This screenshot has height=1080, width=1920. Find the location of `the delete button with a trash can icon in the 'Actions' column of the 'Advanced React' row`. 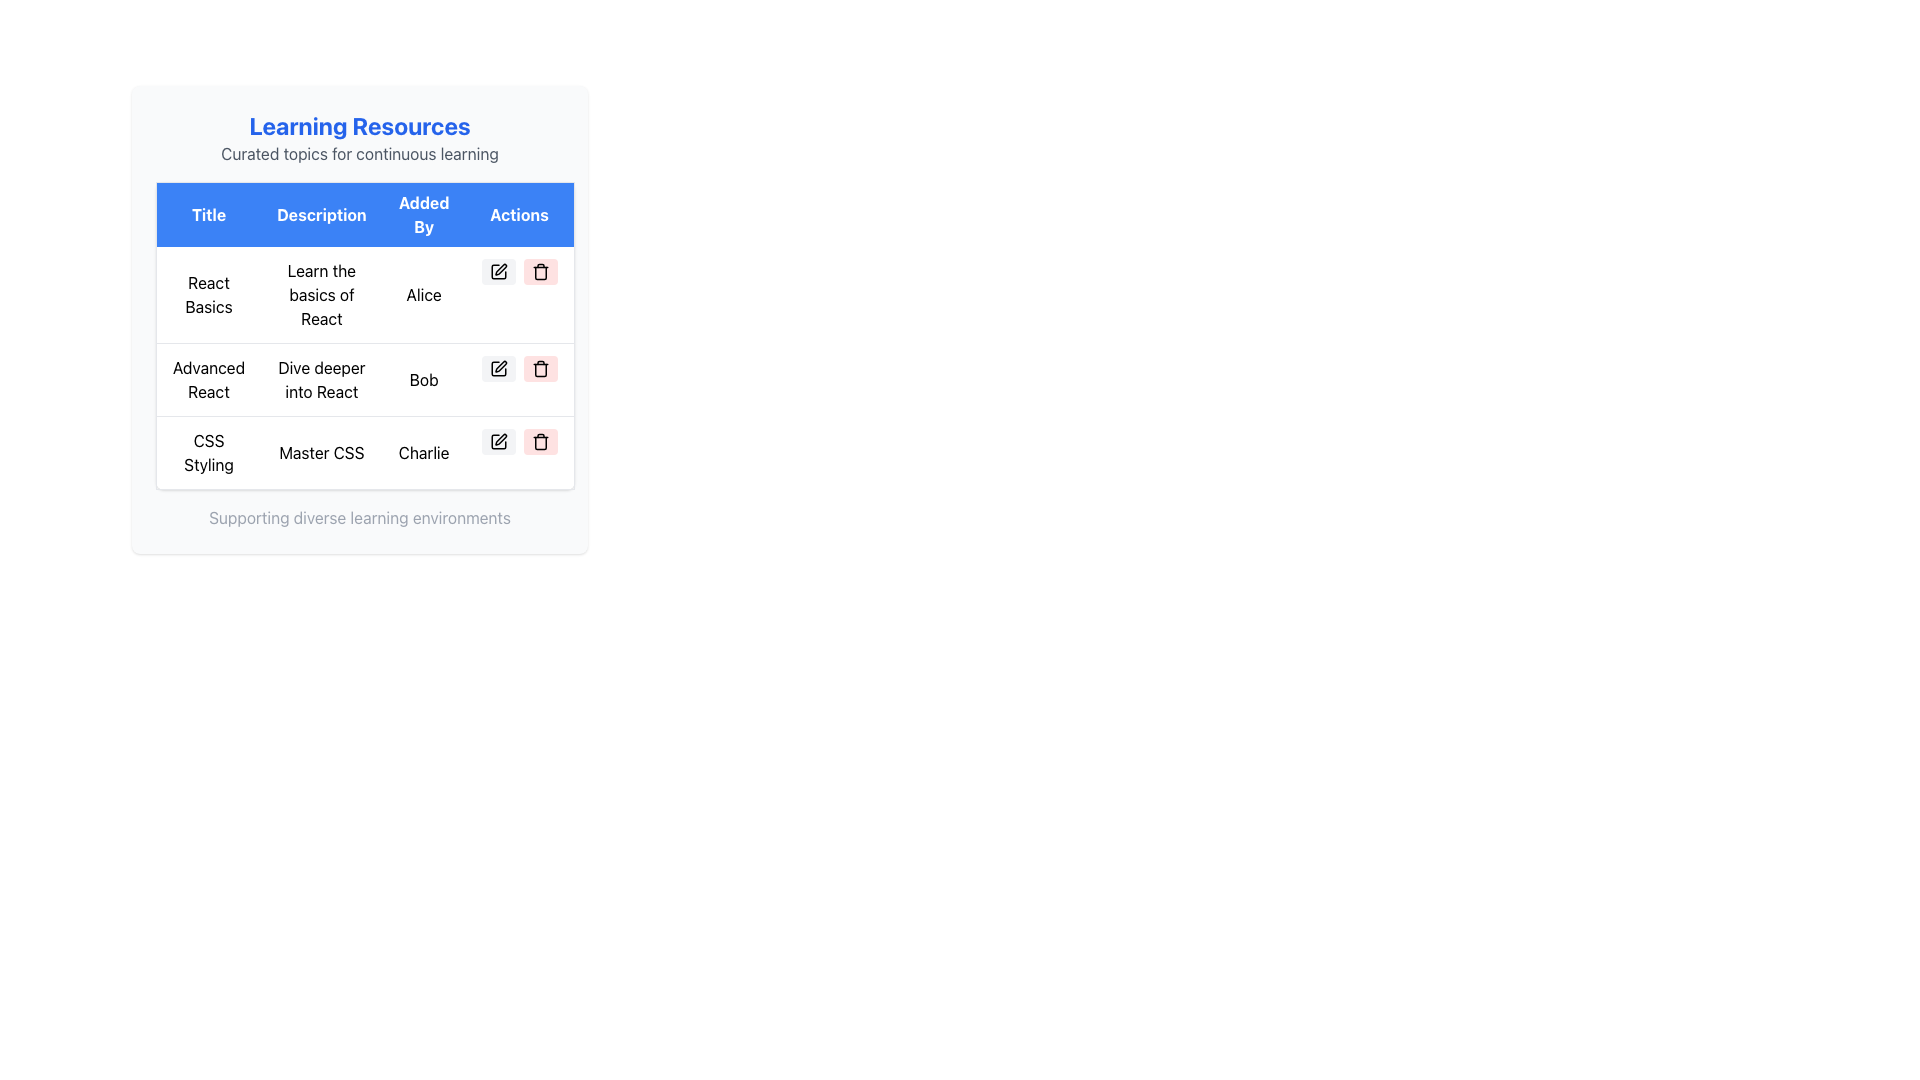

the delete button with a trash can icon in the 'Actions' column of the 'Advanced React' row is located at coordinates (540, 369).